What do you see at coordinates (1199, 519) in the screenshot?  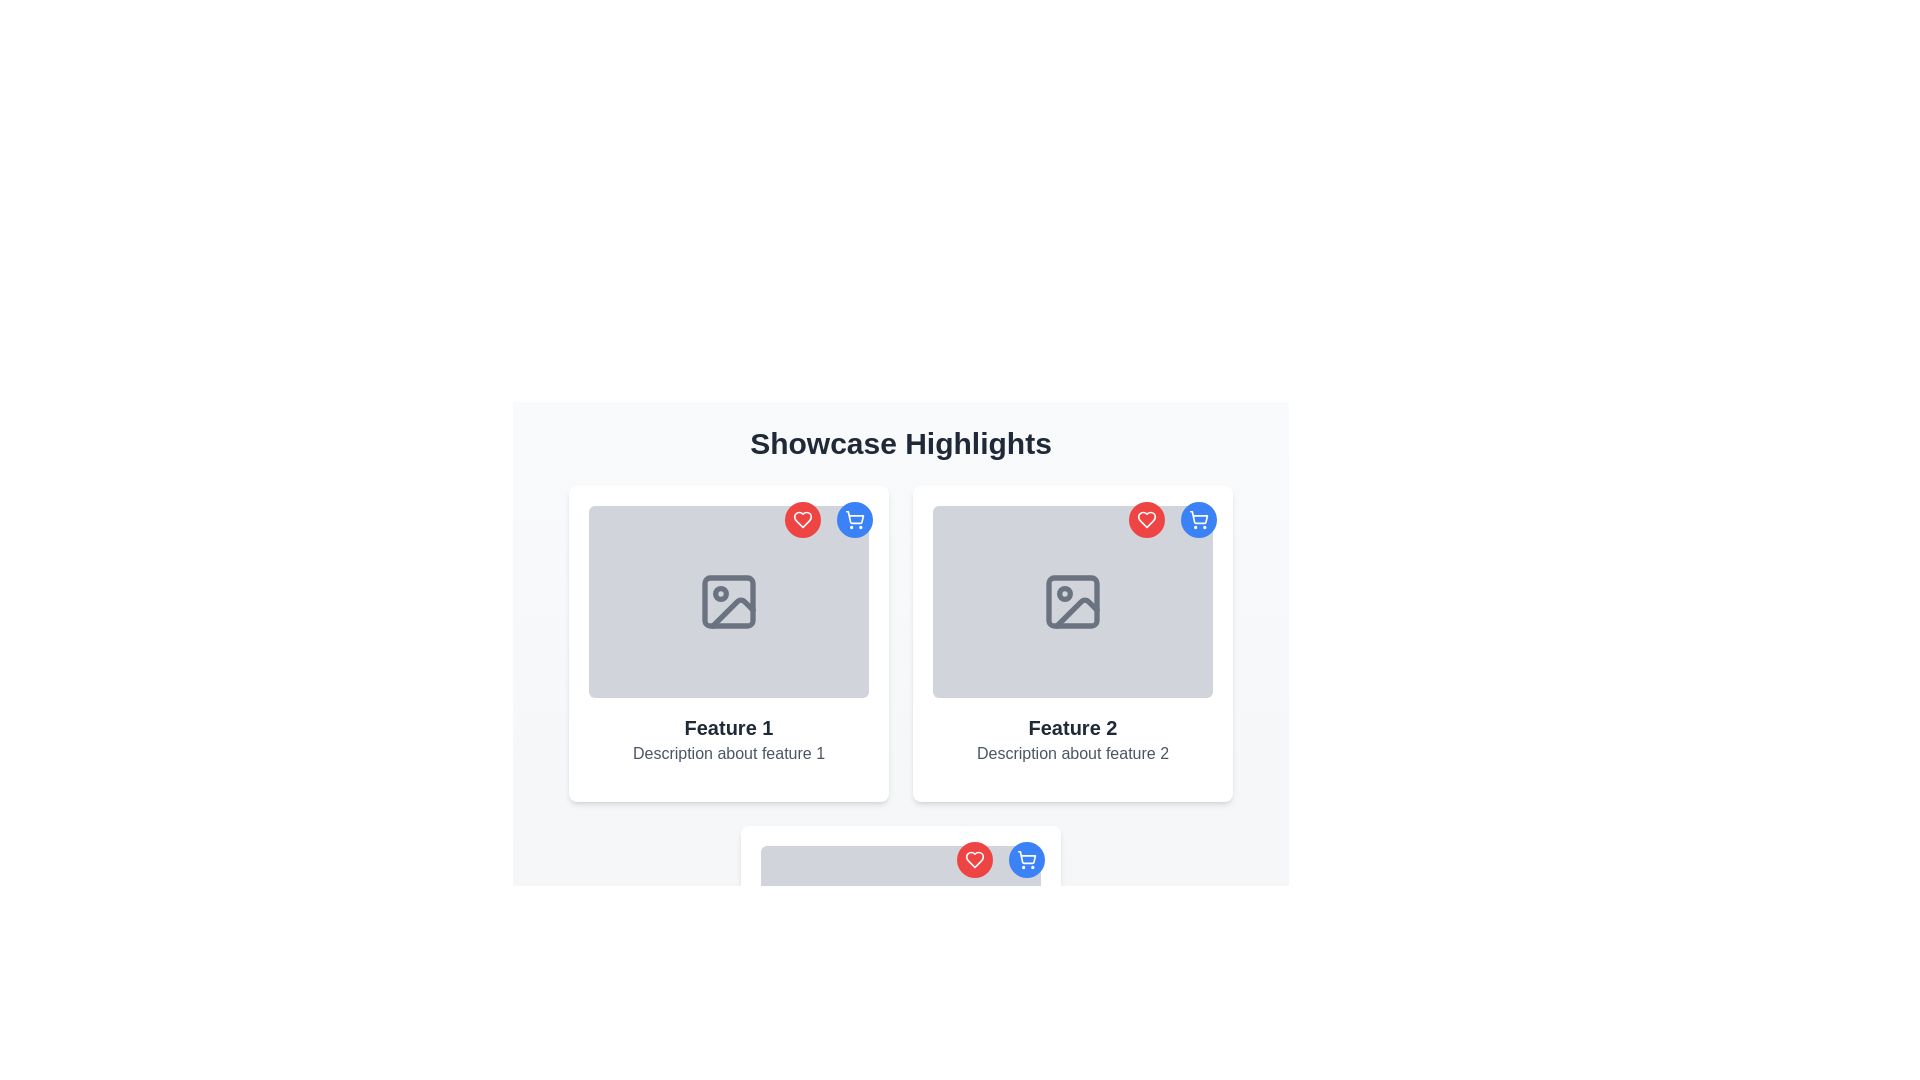 I see `the icon button located in the top-right corner of the second card titled 'Feature 2'` at bounding box center [1199, 519].